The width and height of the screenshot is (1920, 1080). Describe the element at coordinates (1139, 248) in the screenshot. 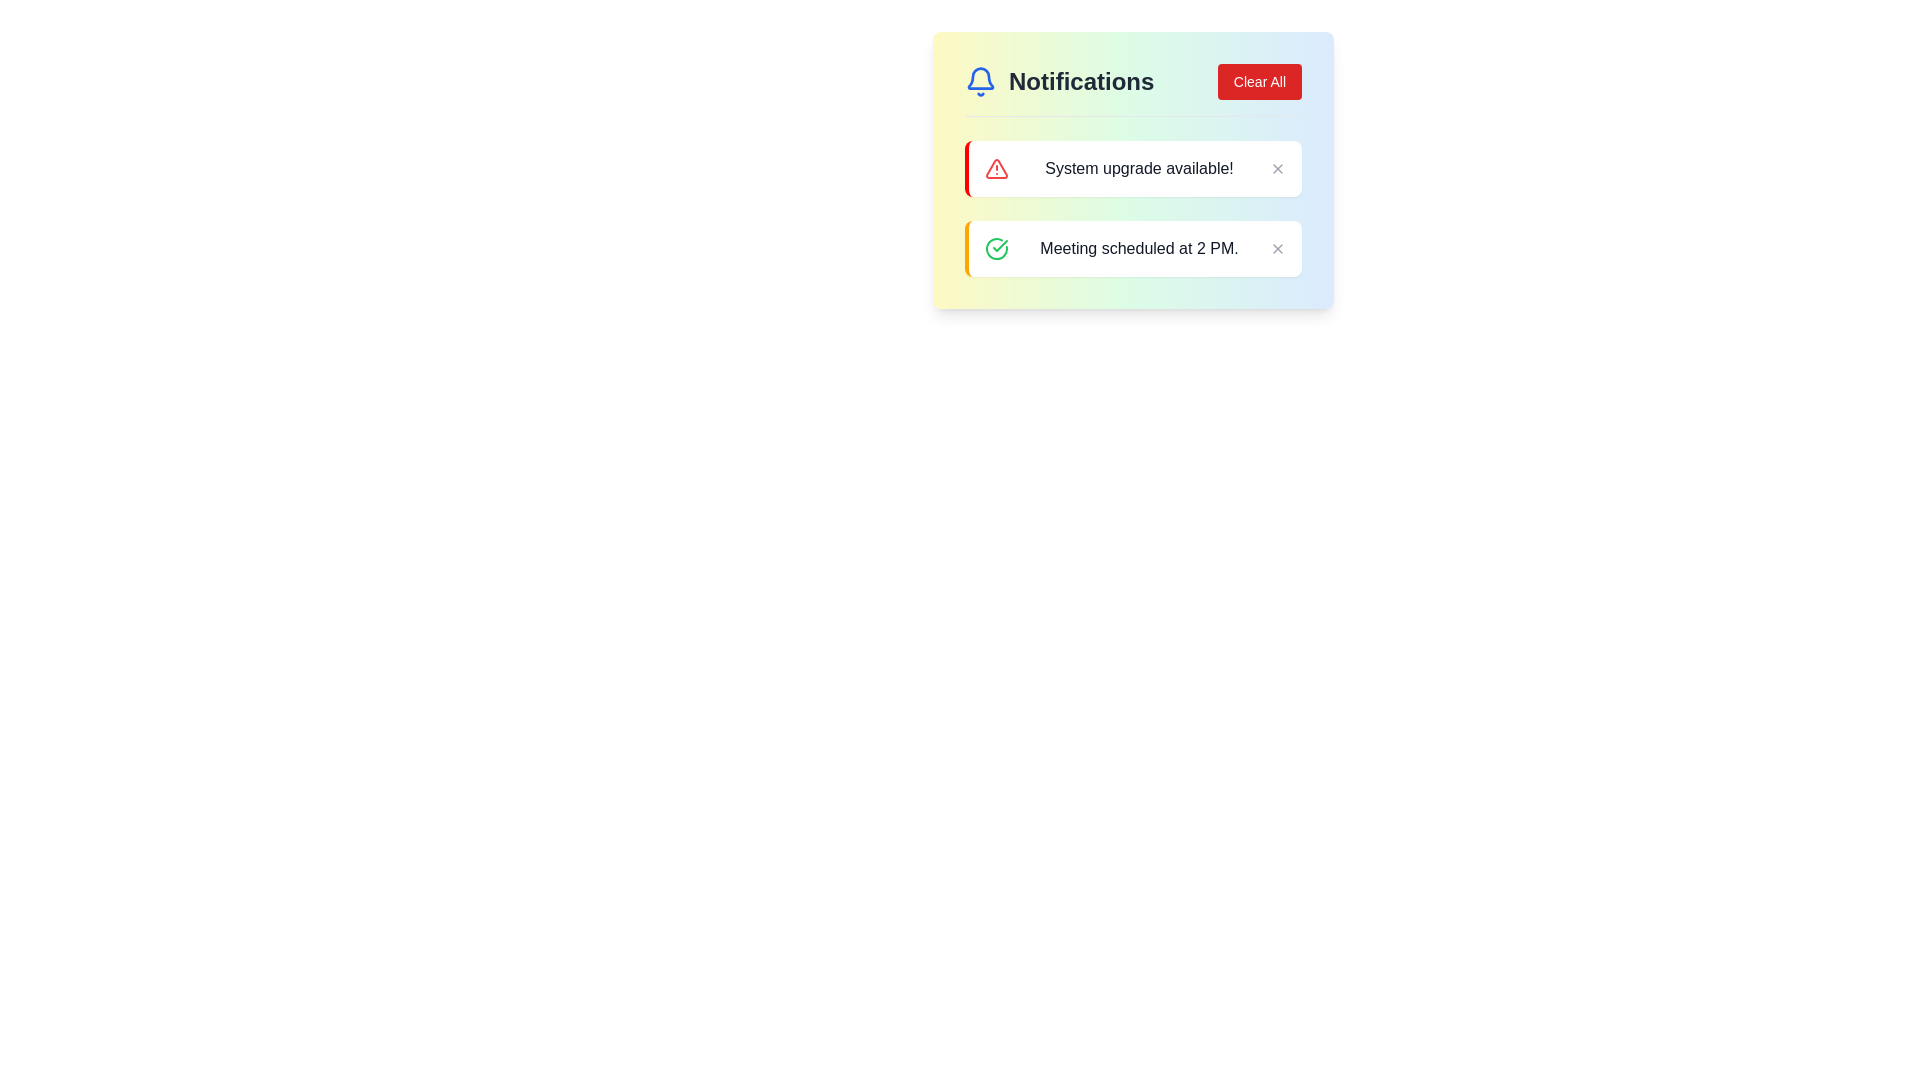

I see `the text label displaying 'Meeting scheduled at 2 PM.' which is located within a notification card highlighted with an orange border` at that location.